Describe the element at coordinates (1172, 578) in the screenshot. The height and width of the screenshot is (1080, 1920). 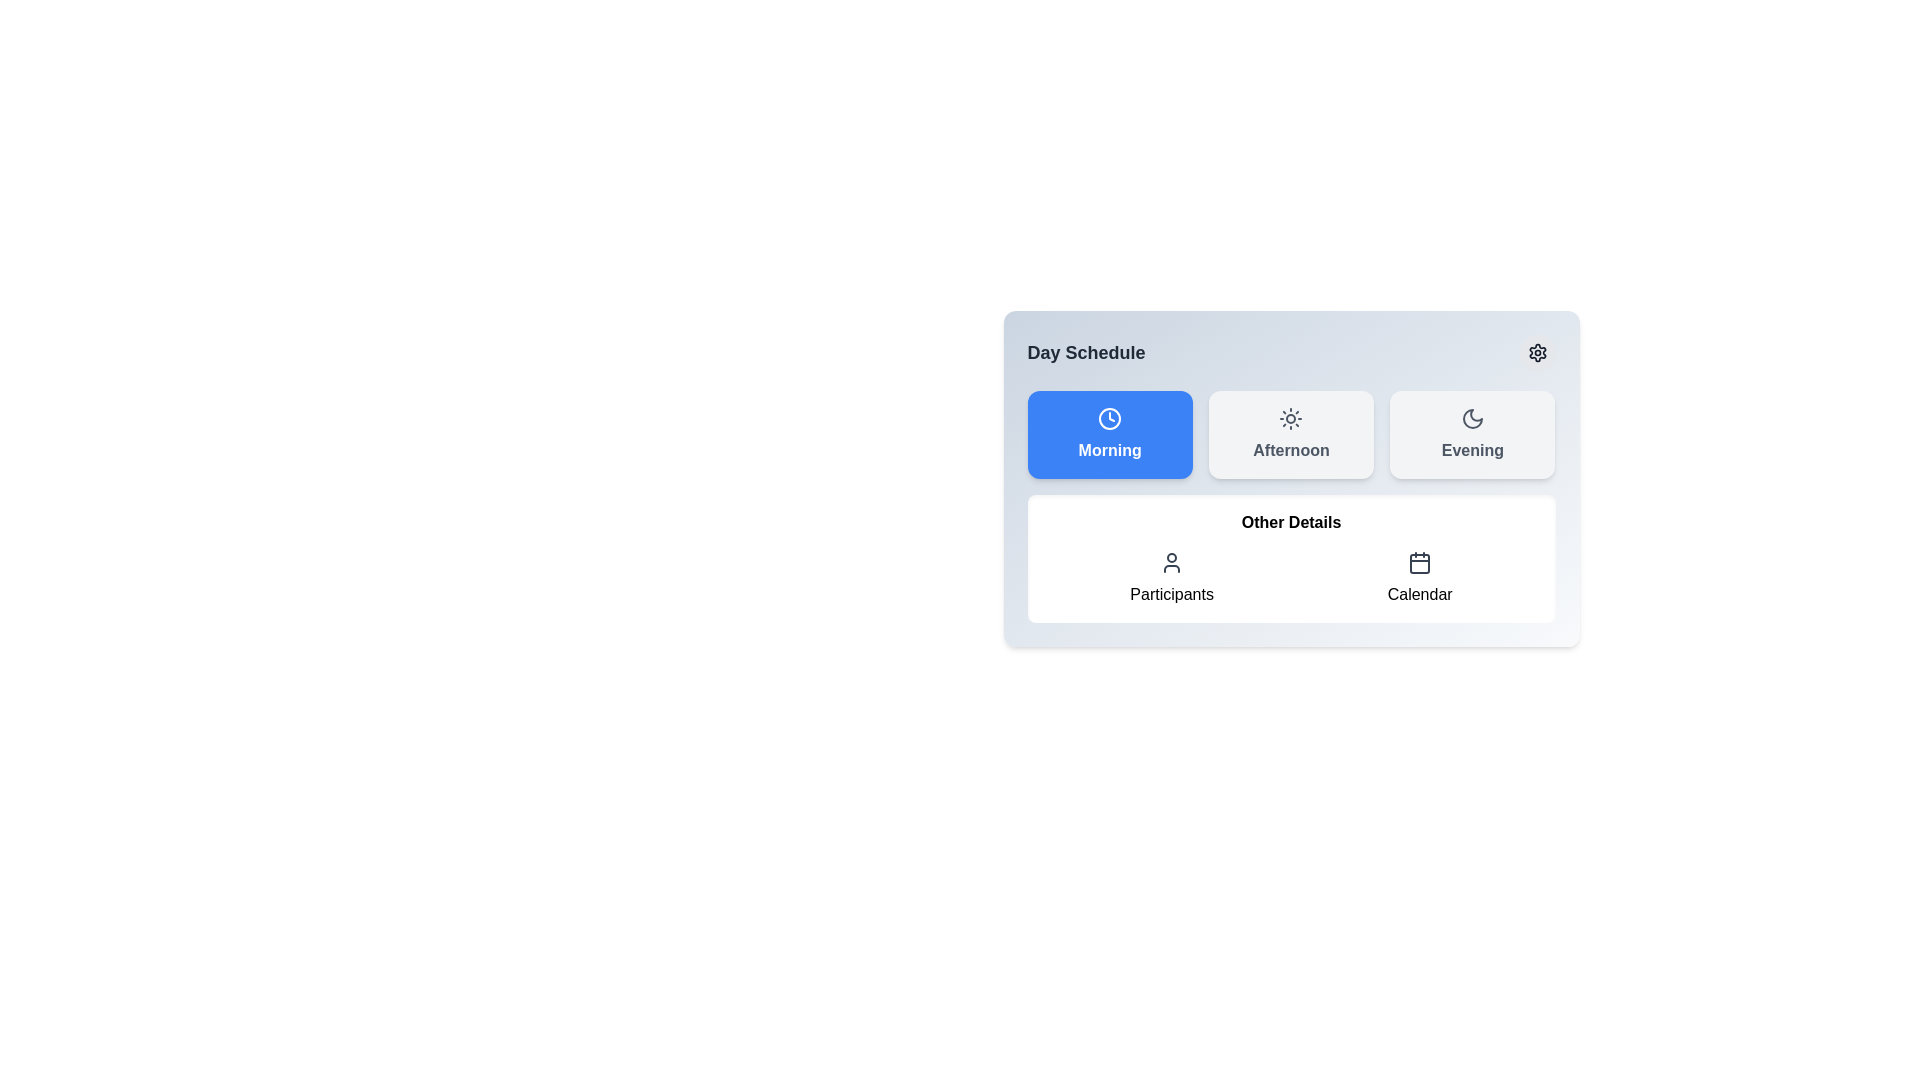
I see `the icon or text of the Combined UI element located in the 'Other Details' section` at that location.